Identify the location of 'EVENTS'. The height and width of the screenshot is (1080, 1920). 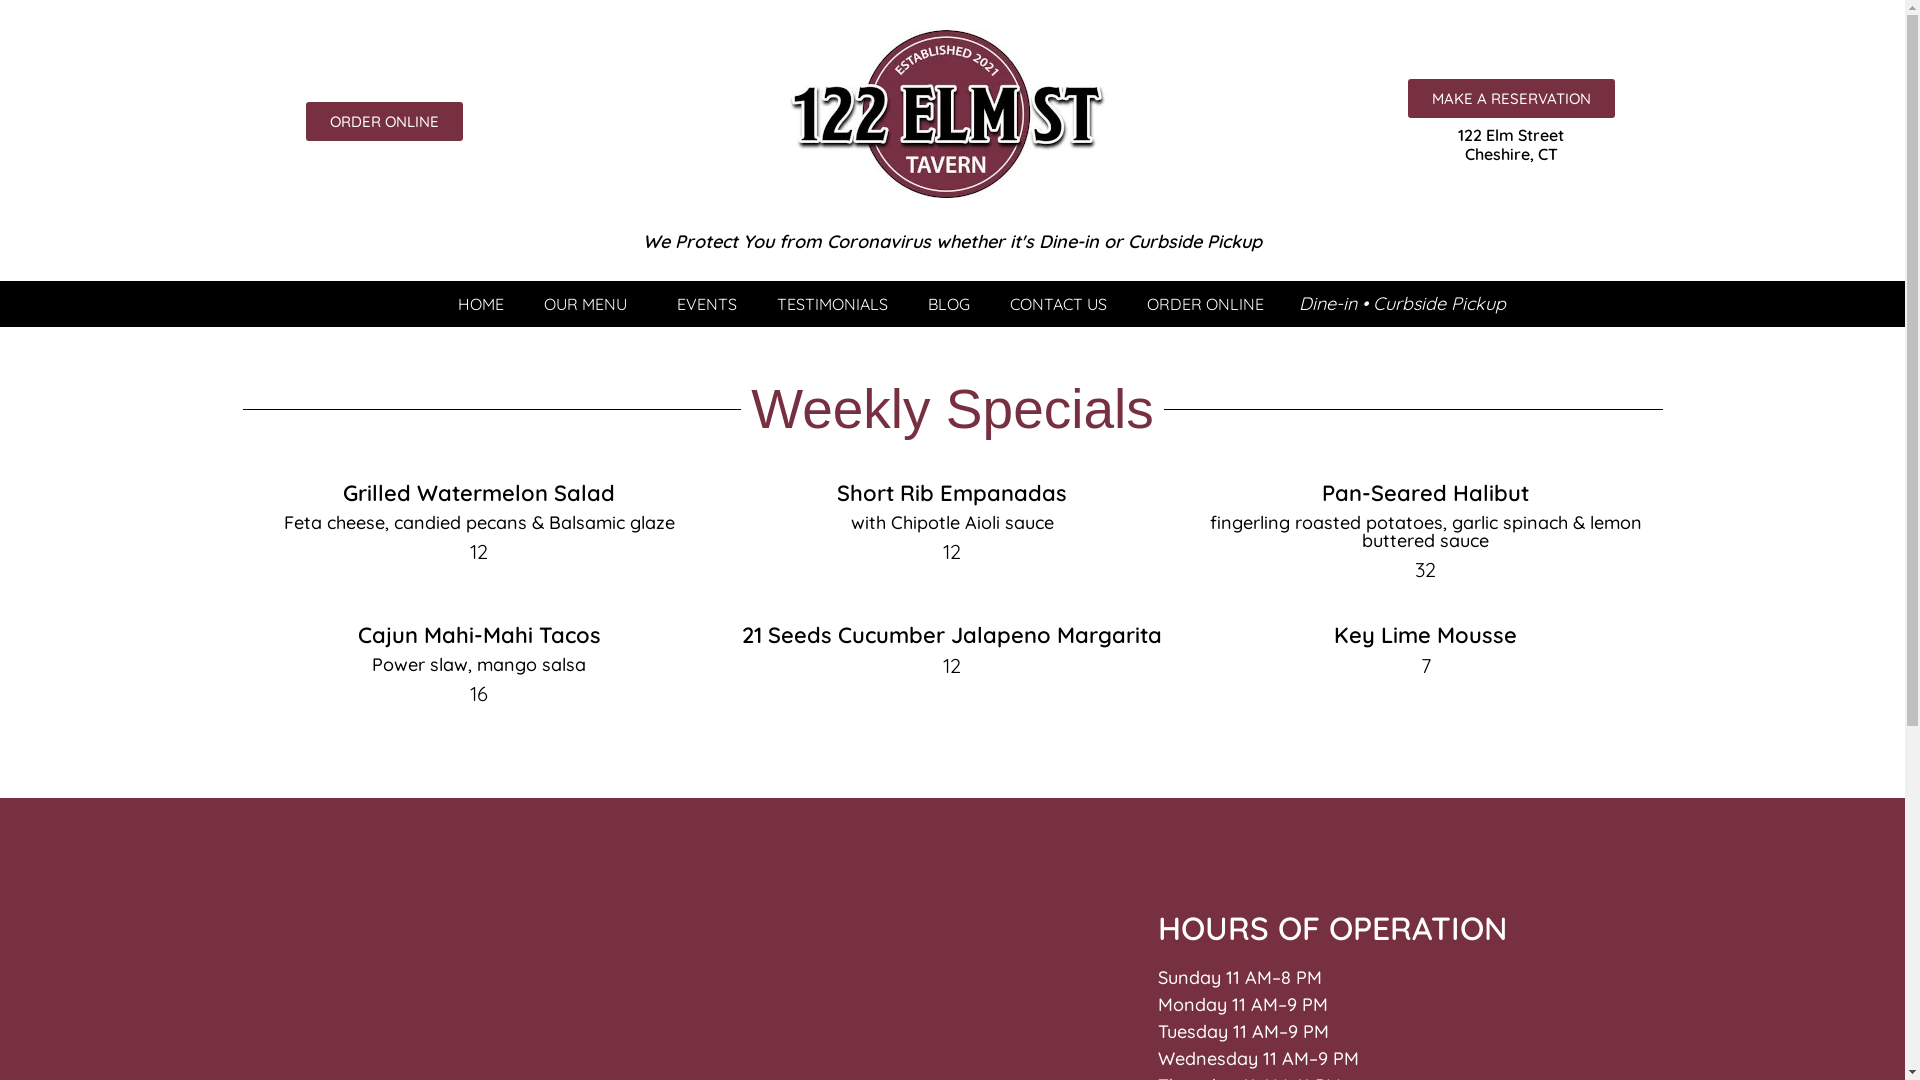
(706, 304).